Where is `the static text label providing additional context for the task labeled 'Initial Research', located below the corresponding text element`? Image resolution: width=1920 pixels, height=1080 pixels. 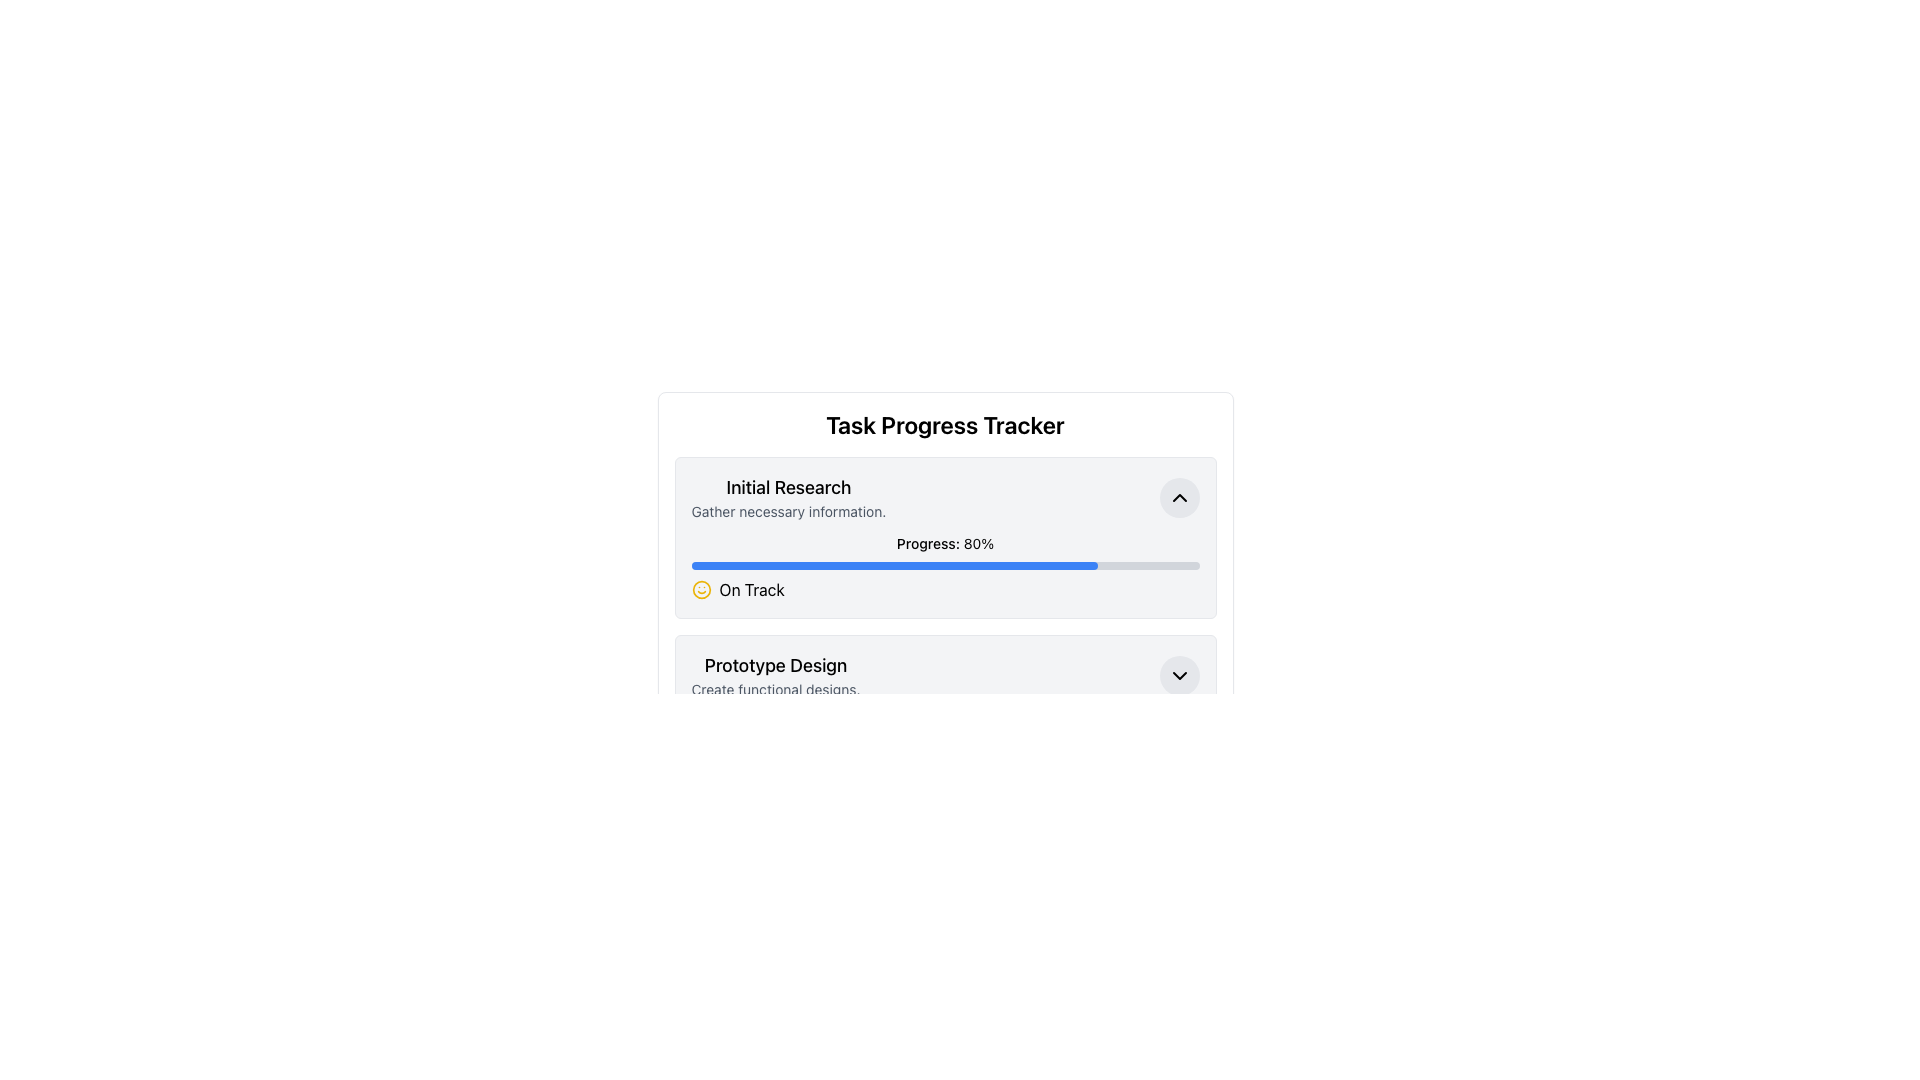
the static text label providing additional context for the task labeled 'Initial Research', located below the corresponding text element is located at coordinates (787, 511).